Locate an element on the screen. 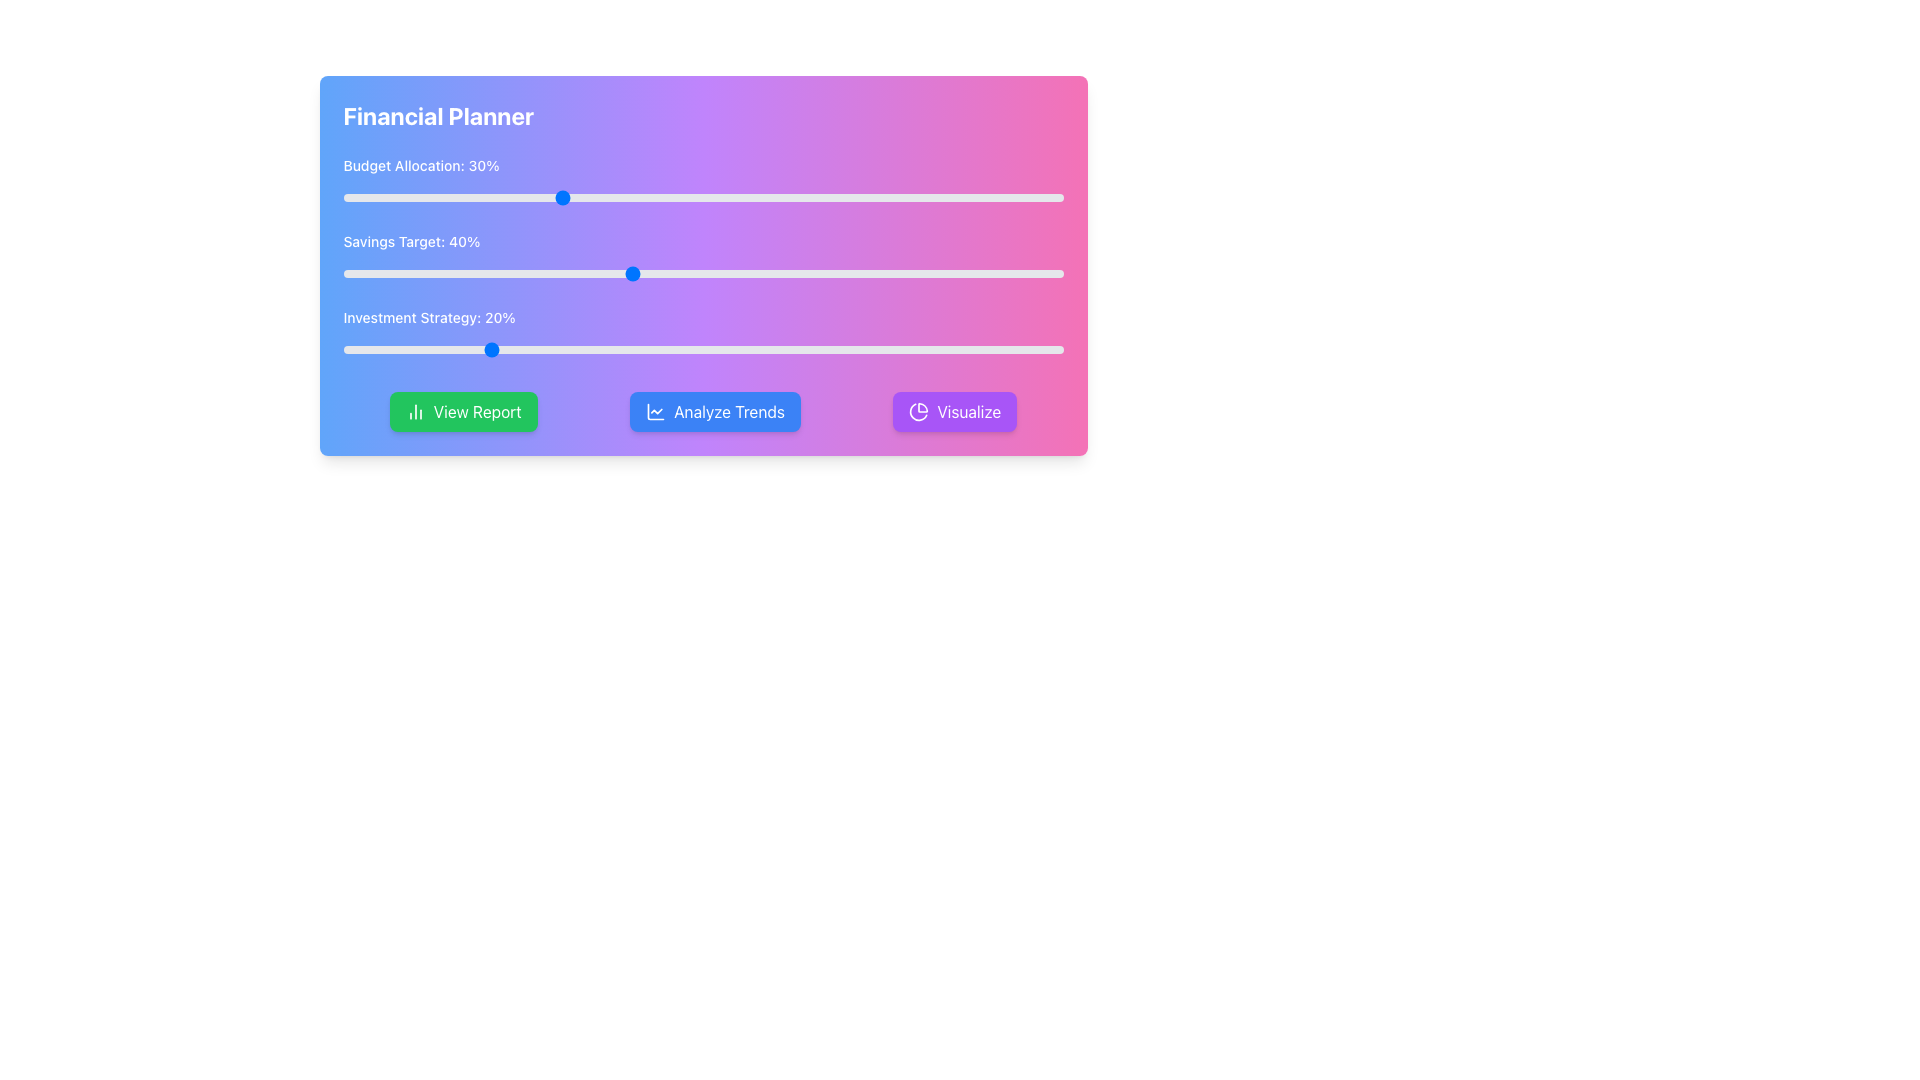 Image resolution: width=1920 pixels, height=1080 pixels. the slider value is located at coordinates (667, 197).